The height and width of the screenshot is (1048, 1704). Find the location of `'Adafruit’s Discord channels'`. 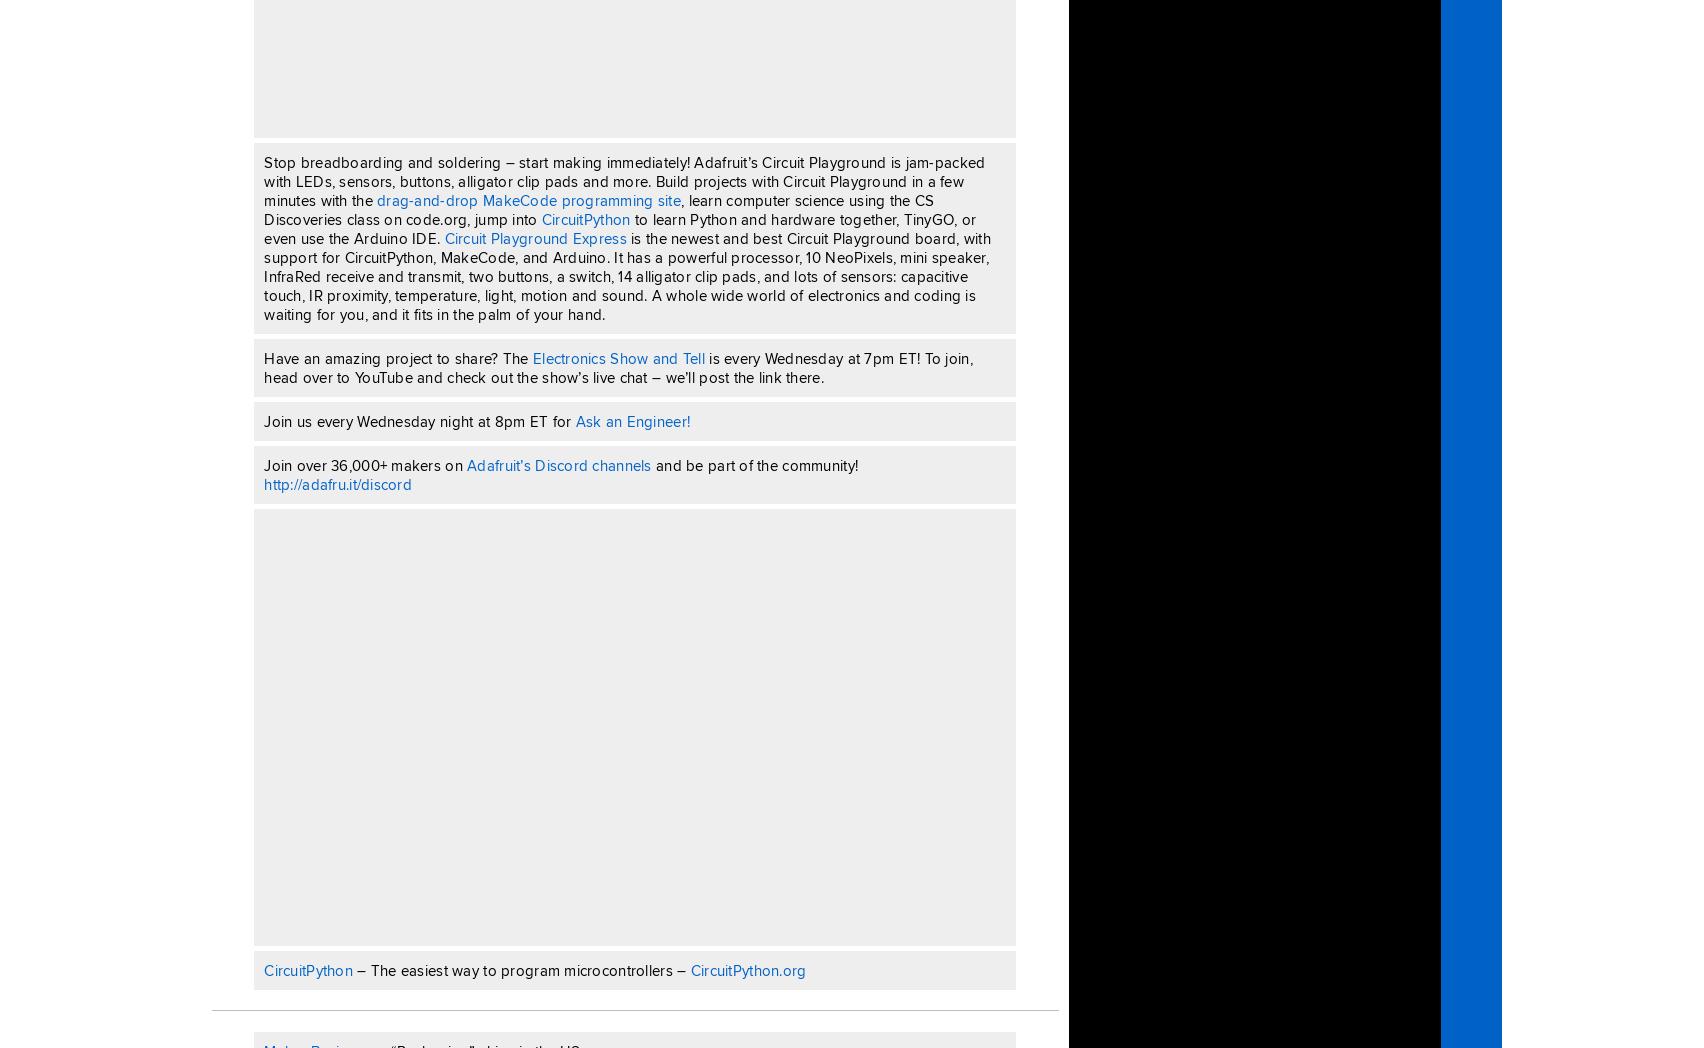

'Adafruit’s Discord channels' is located at coordinates (559, 463).